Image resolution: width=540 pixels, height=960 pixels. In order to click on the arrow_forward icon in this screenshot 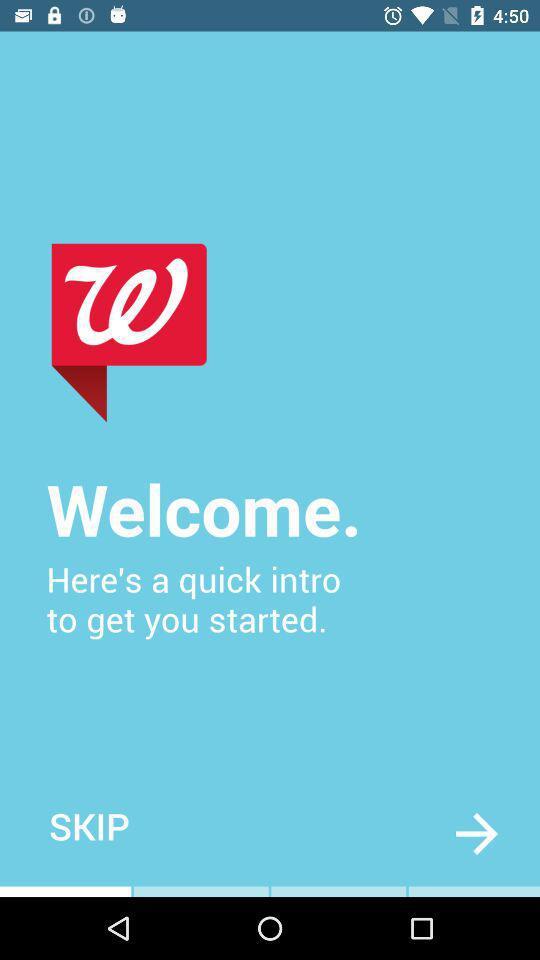, I will do `click(475, 834)`.